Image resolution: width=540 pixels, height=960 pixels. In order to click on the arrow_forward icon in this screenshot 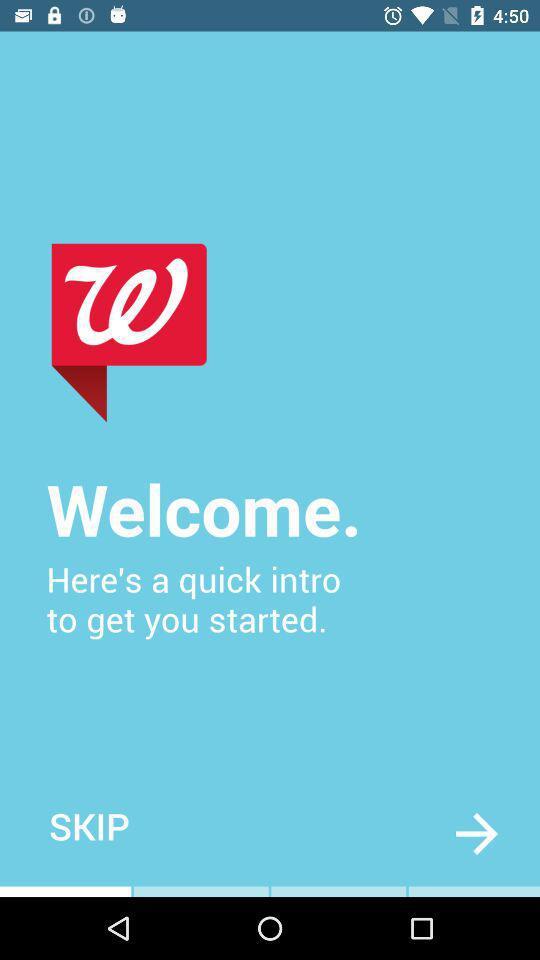, I will do `click(475, 834)`.